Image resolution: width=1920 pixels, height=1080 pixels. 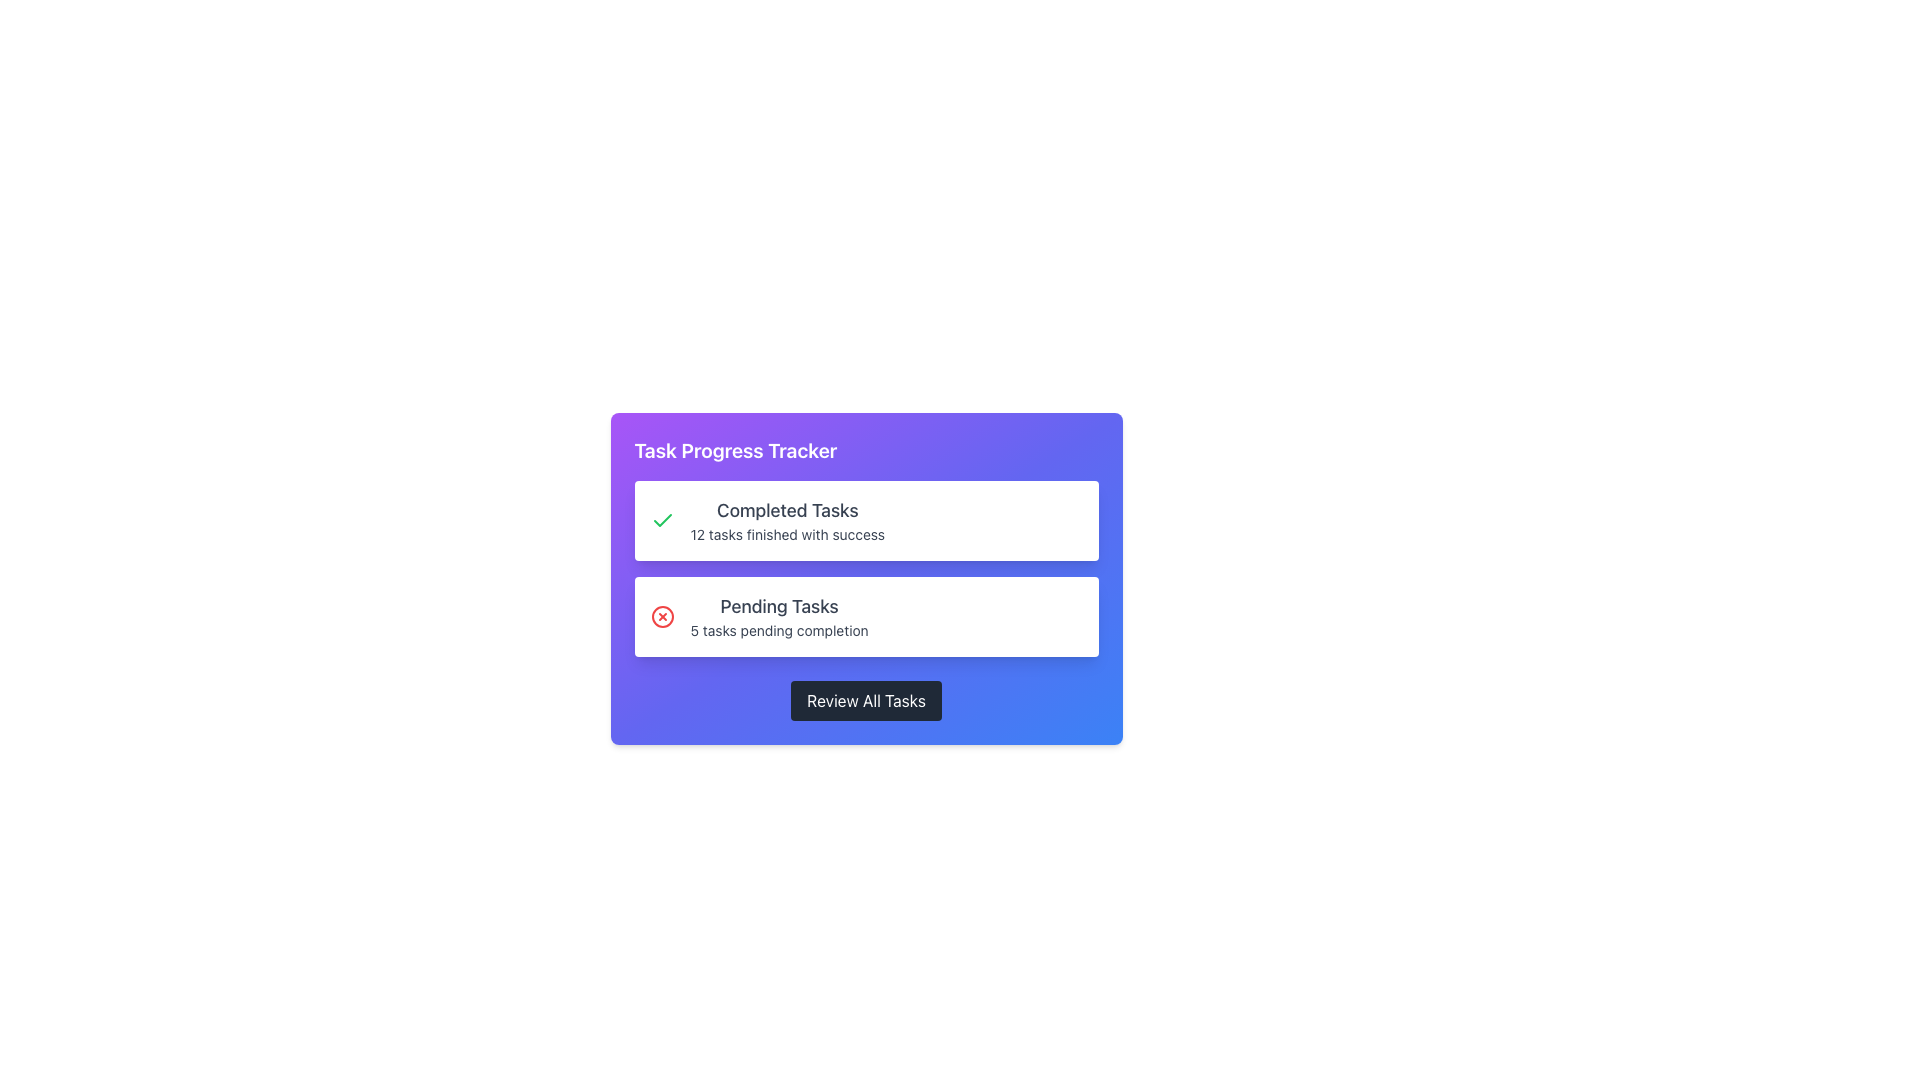 What do you see at coordinates (786, 519) in the screenshot?
I see `information displayed in the textual area labeled 'Completed Tasks' which shows '12 tasks finished with success'` at bounding box center [786, 519].